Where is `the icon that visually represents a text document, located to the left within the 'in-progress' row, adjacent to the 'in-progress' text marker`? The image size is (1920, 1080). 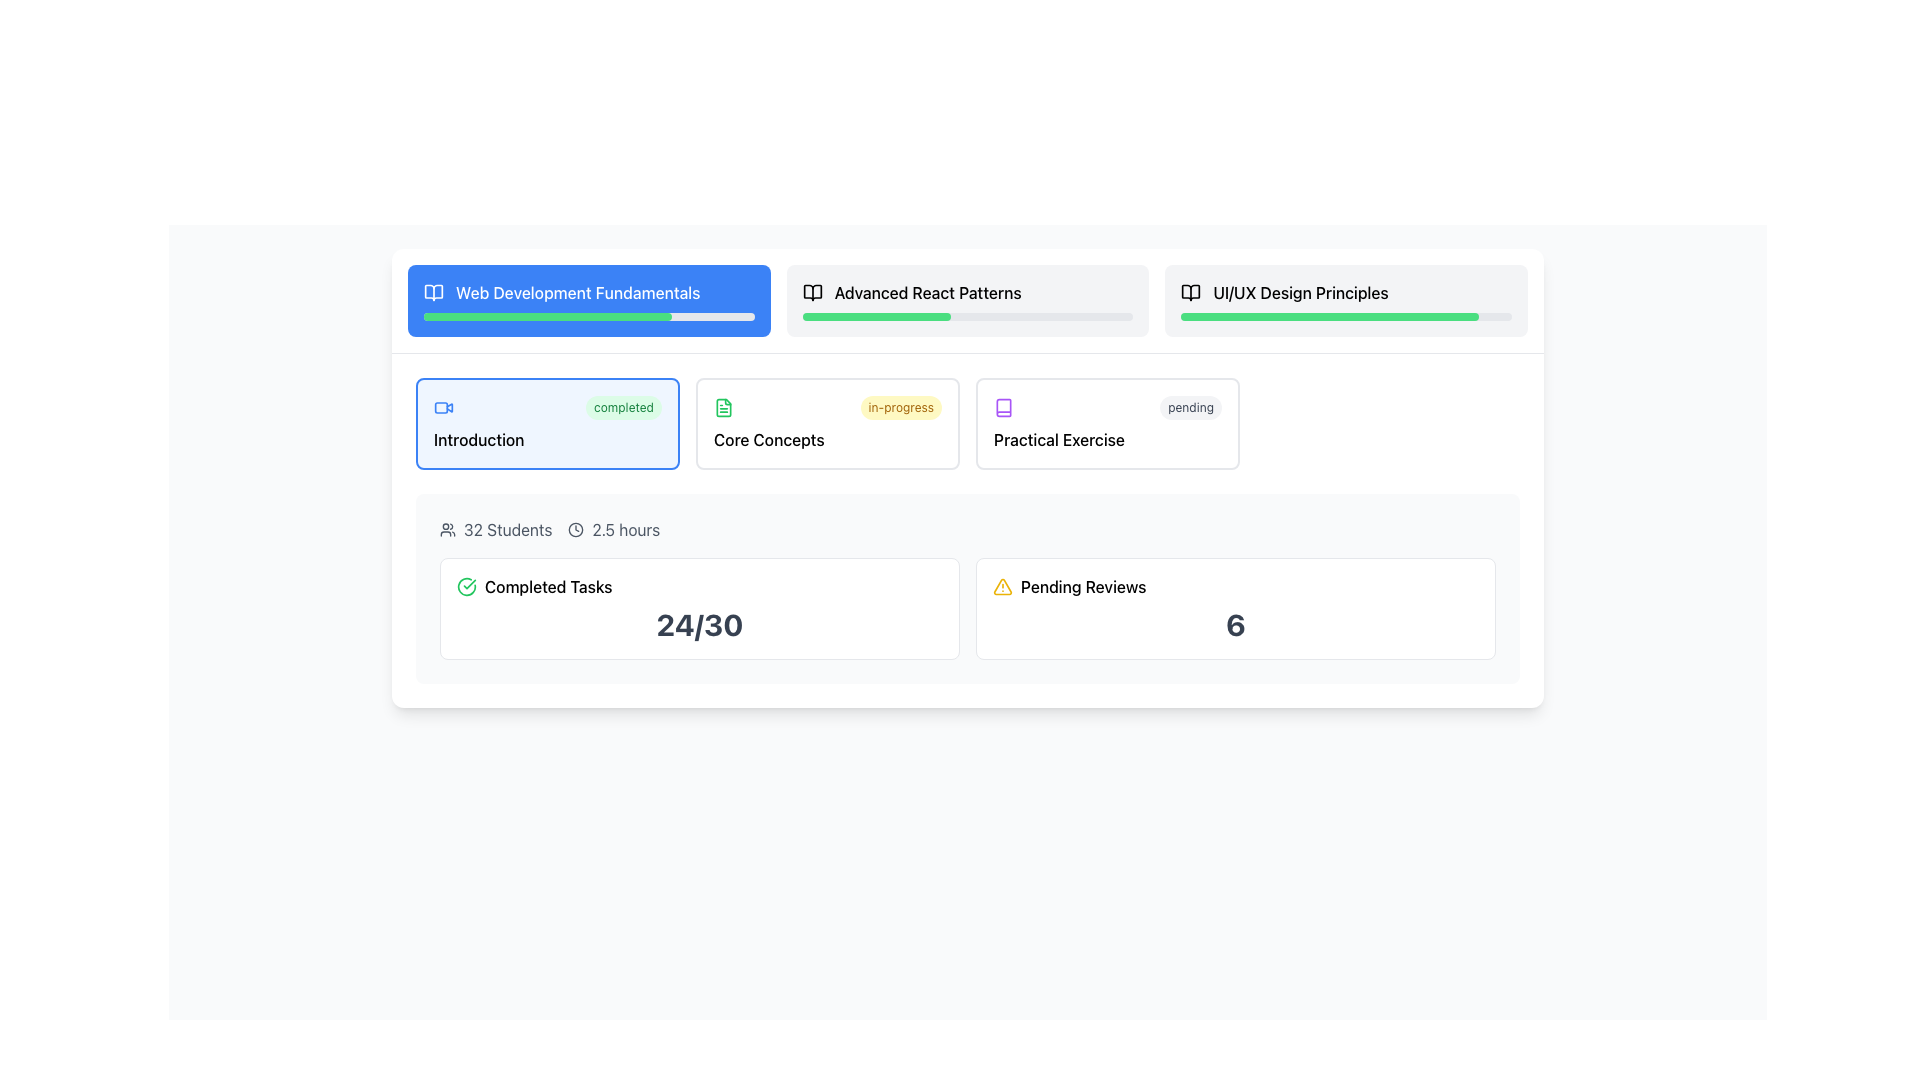 the icon that visually represents a text document, located to the left within the 'in-progress' row, adjacent to the 'in-progress' text marker is located at coordinates (723, 407).